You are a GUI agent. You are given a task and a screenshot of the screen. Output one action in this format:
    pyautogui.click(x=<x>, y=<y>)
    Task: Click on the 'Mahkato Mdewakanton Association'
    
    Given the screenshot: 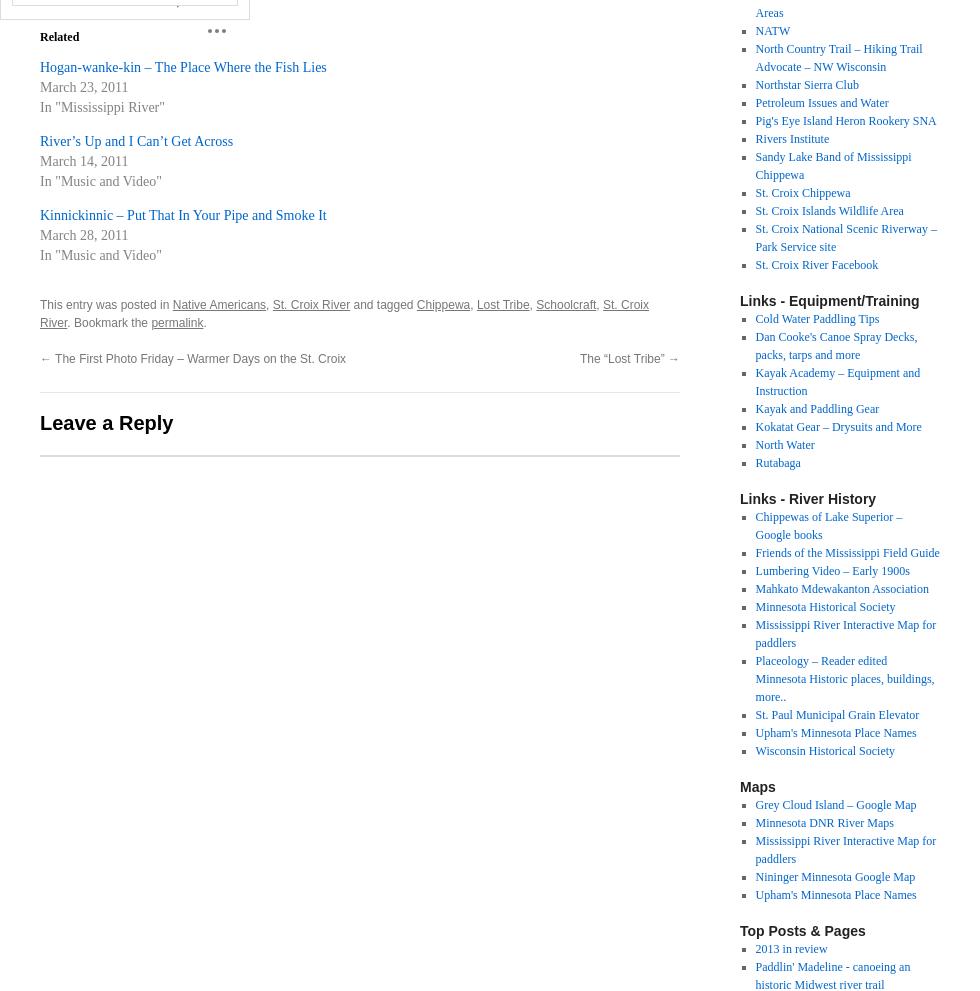 What is the action you would take?
    pyautogui.click(x=754, y=588)
    